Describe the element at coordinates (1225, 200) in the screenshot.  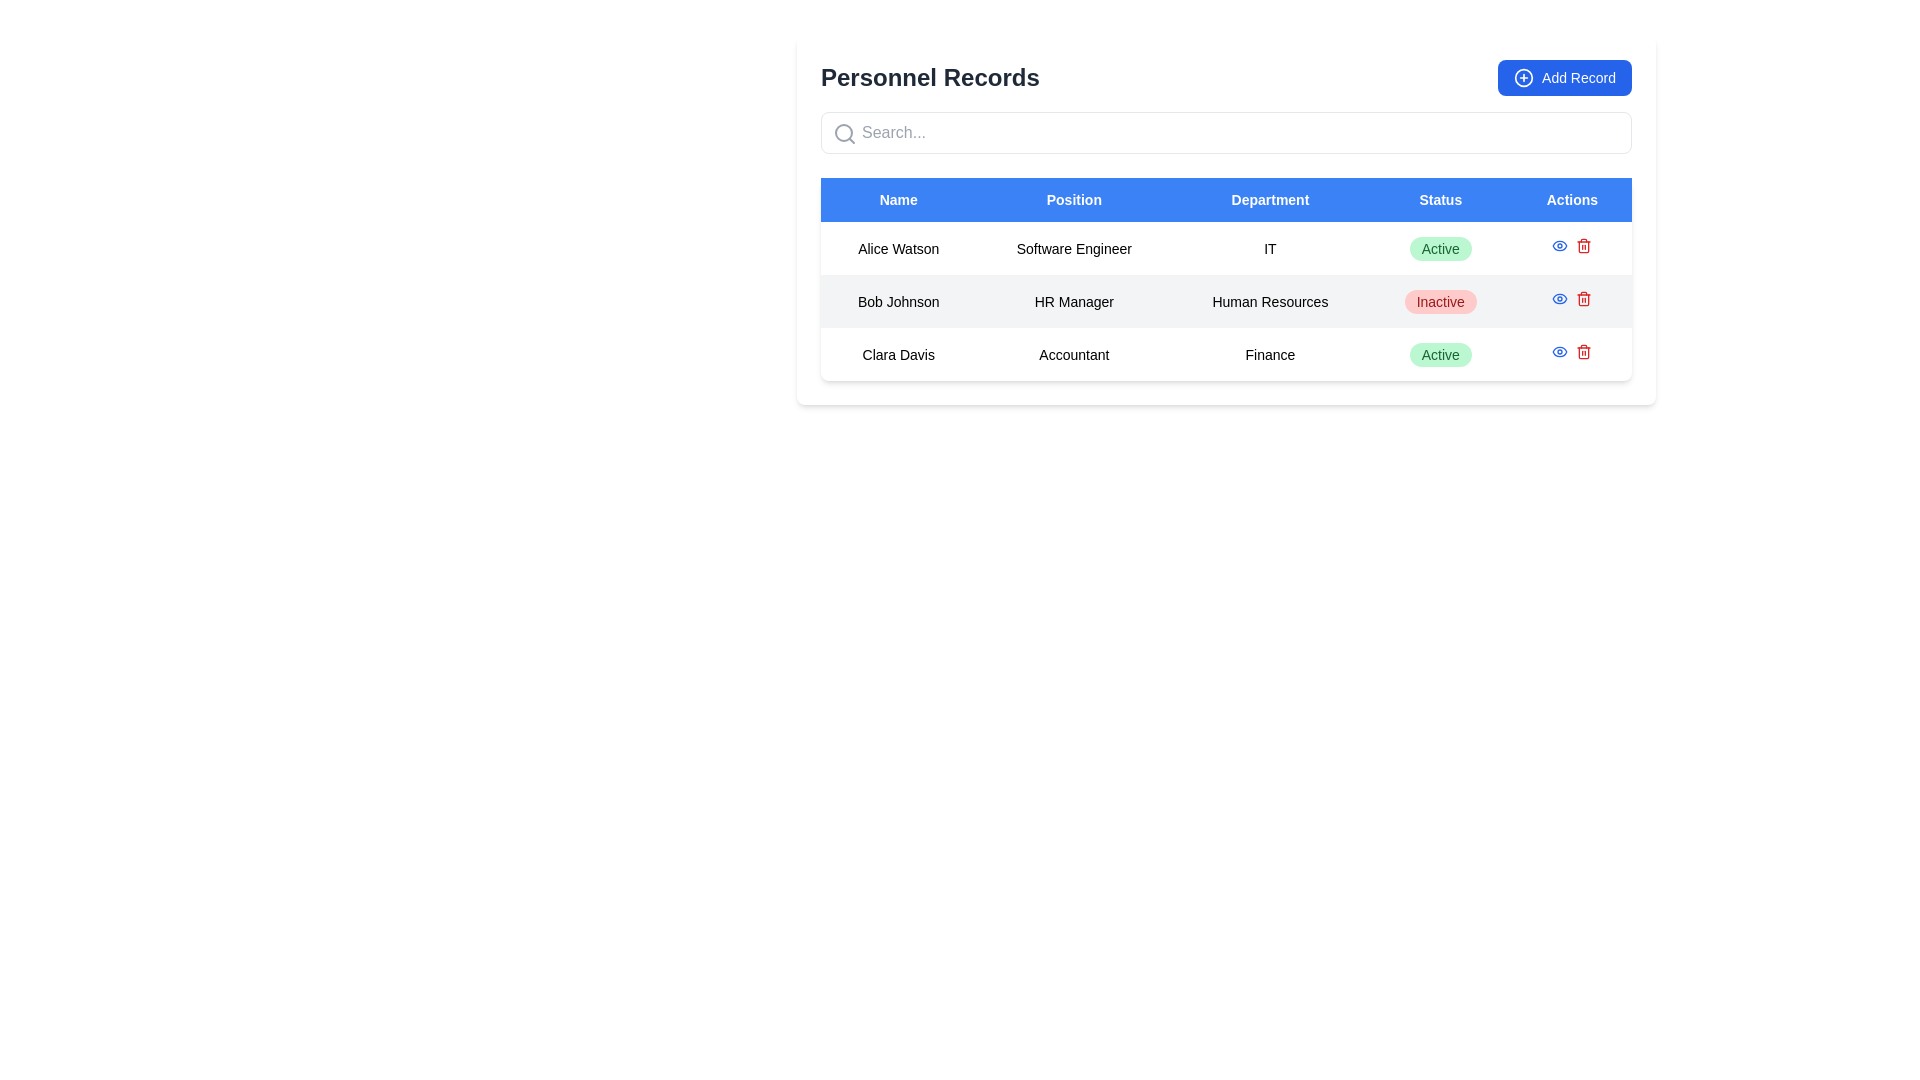
I see `the Table Header Row, which labels the columns of the table and is located at the topmost part of the table directly below a search bar` at that location.